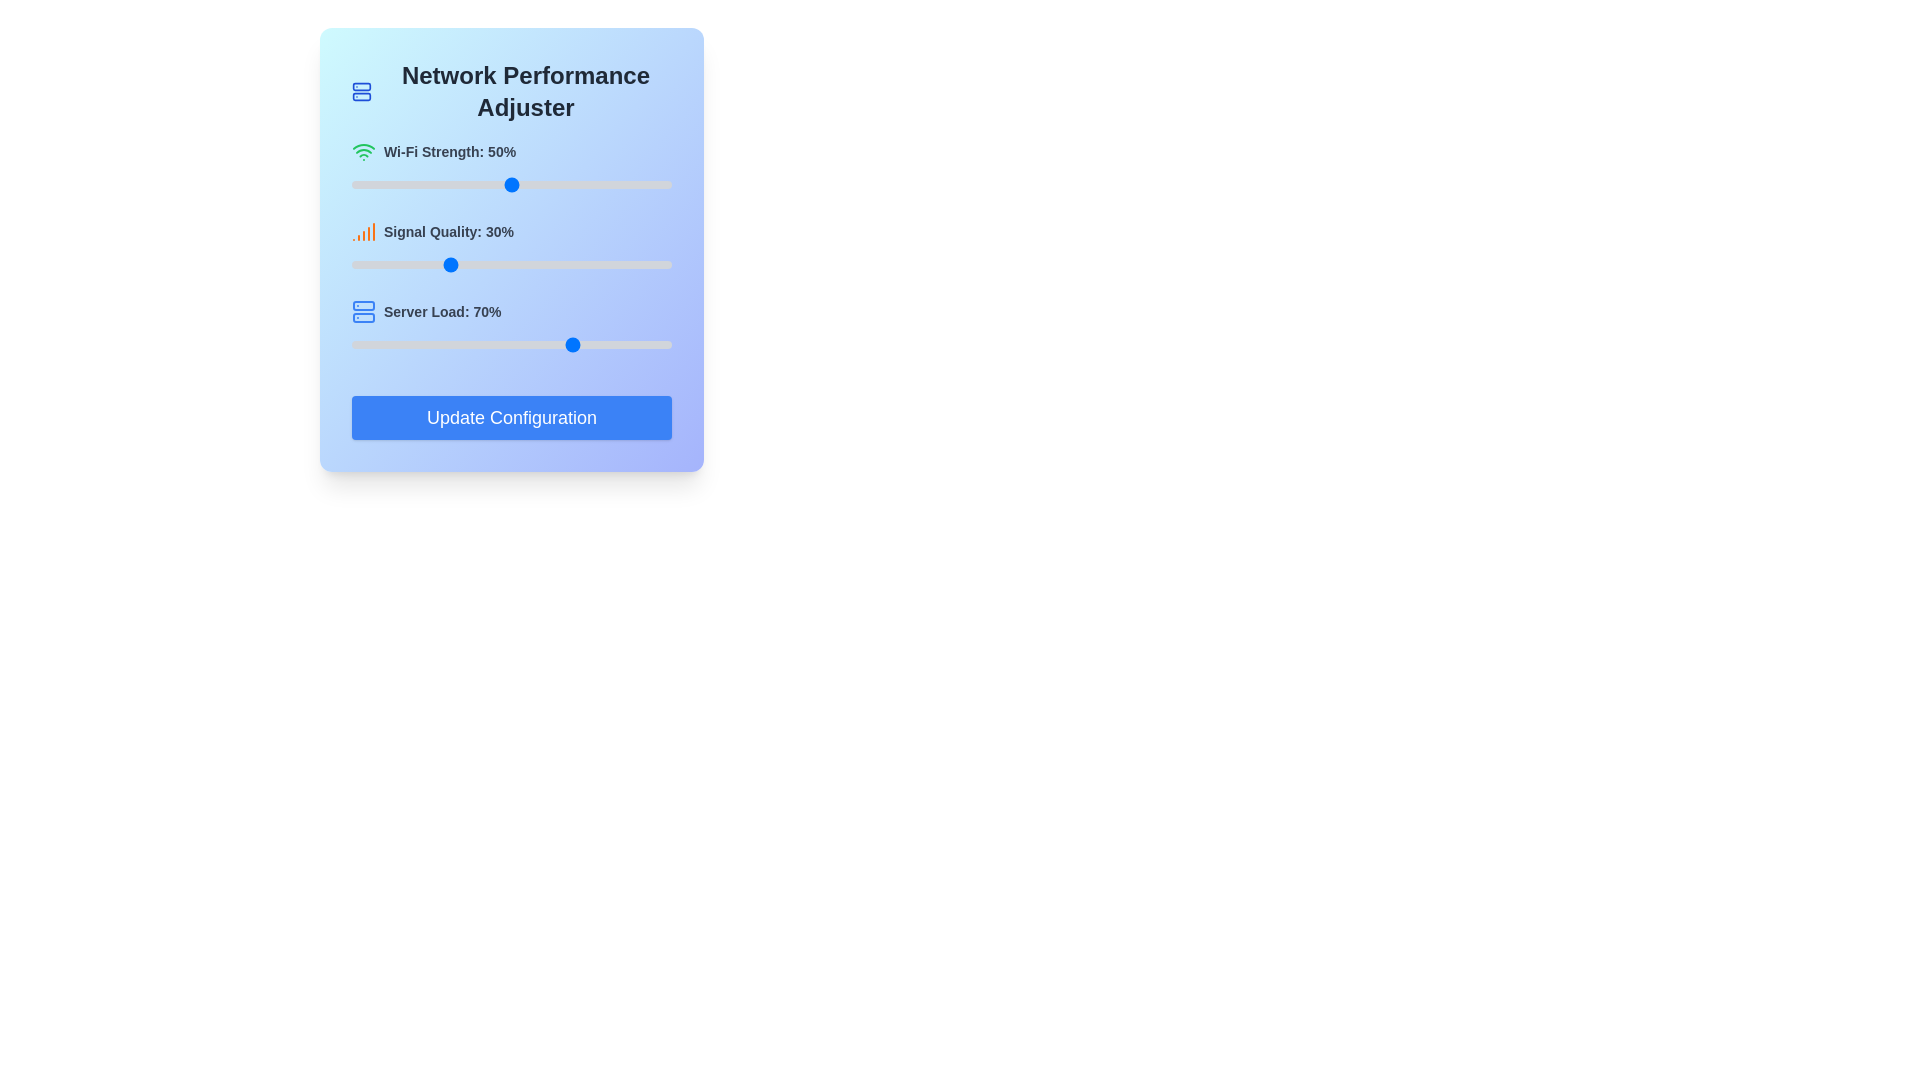 This screenshot has width=1920, height=1080. I want to click on Wi-Fi strength, so click(475, 185).